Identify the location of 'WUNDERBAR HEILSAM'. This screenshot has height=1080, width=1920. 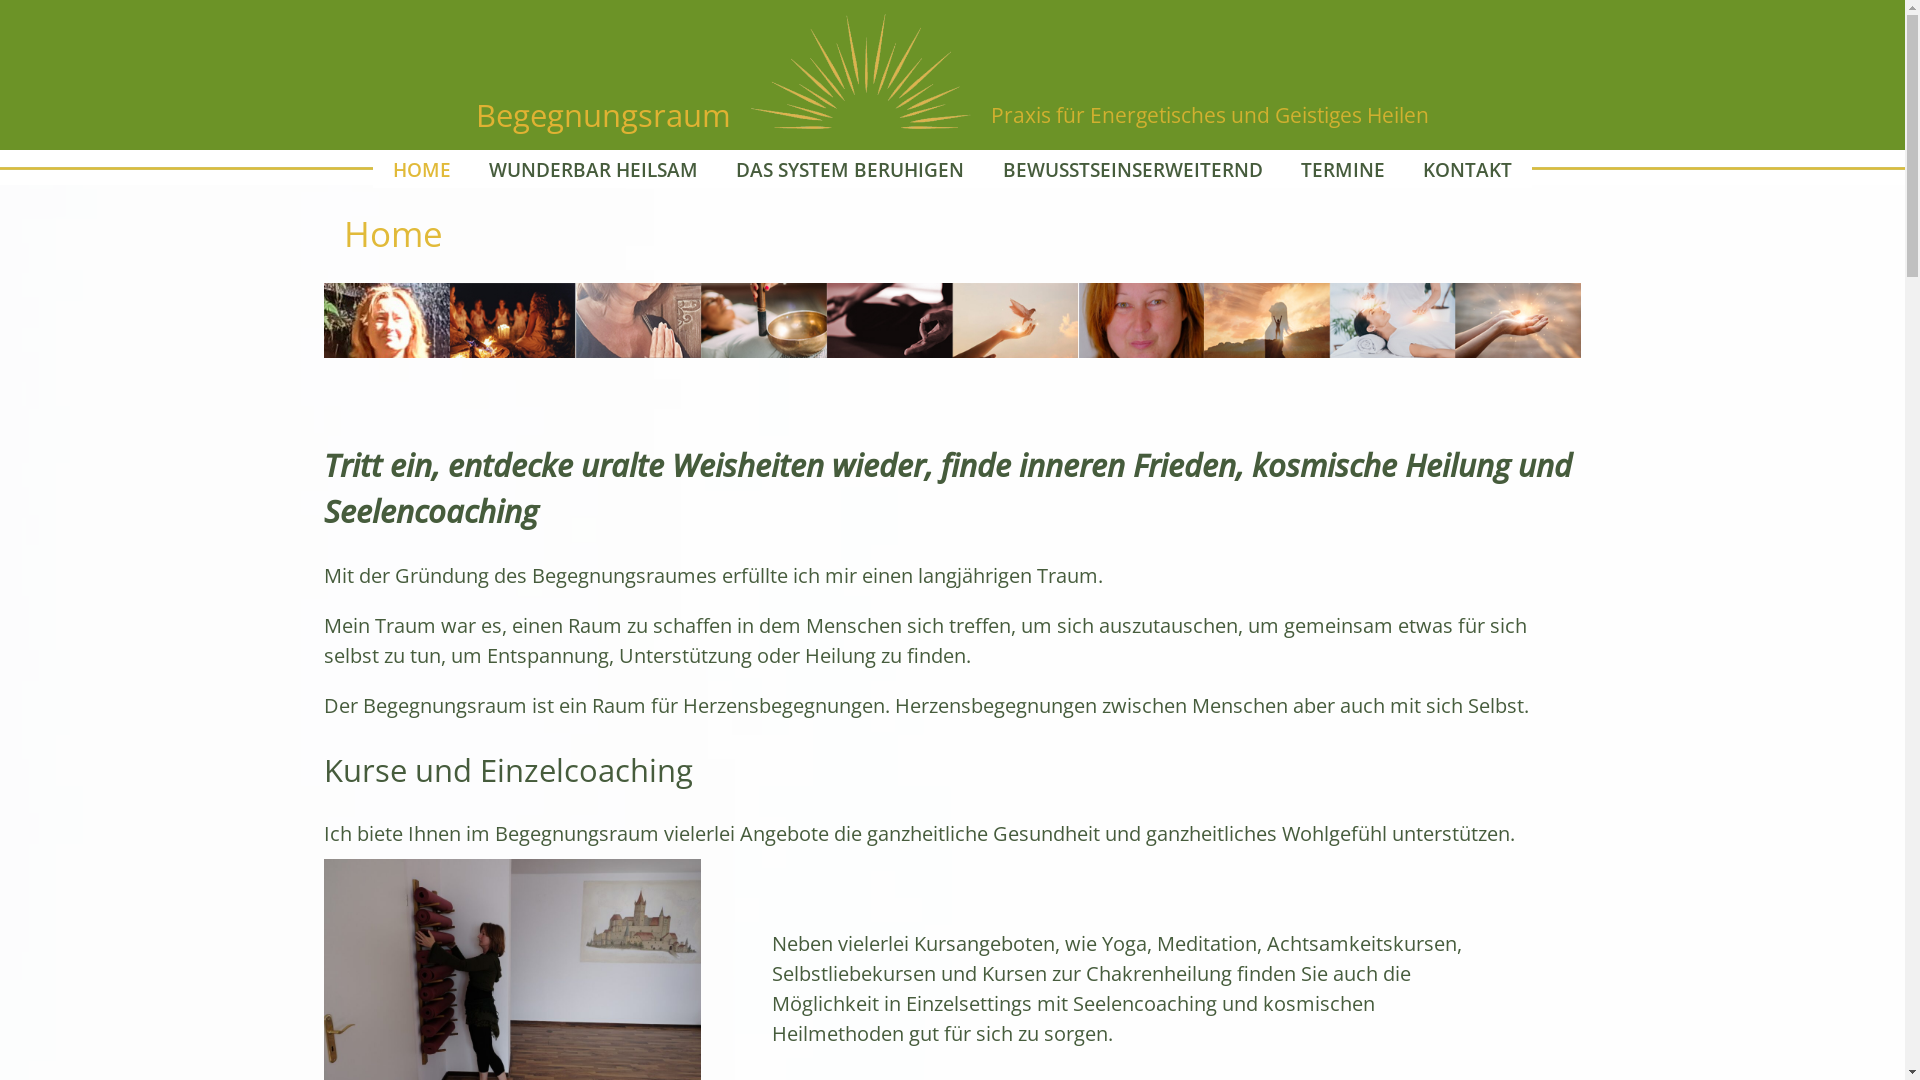
(592, 168).